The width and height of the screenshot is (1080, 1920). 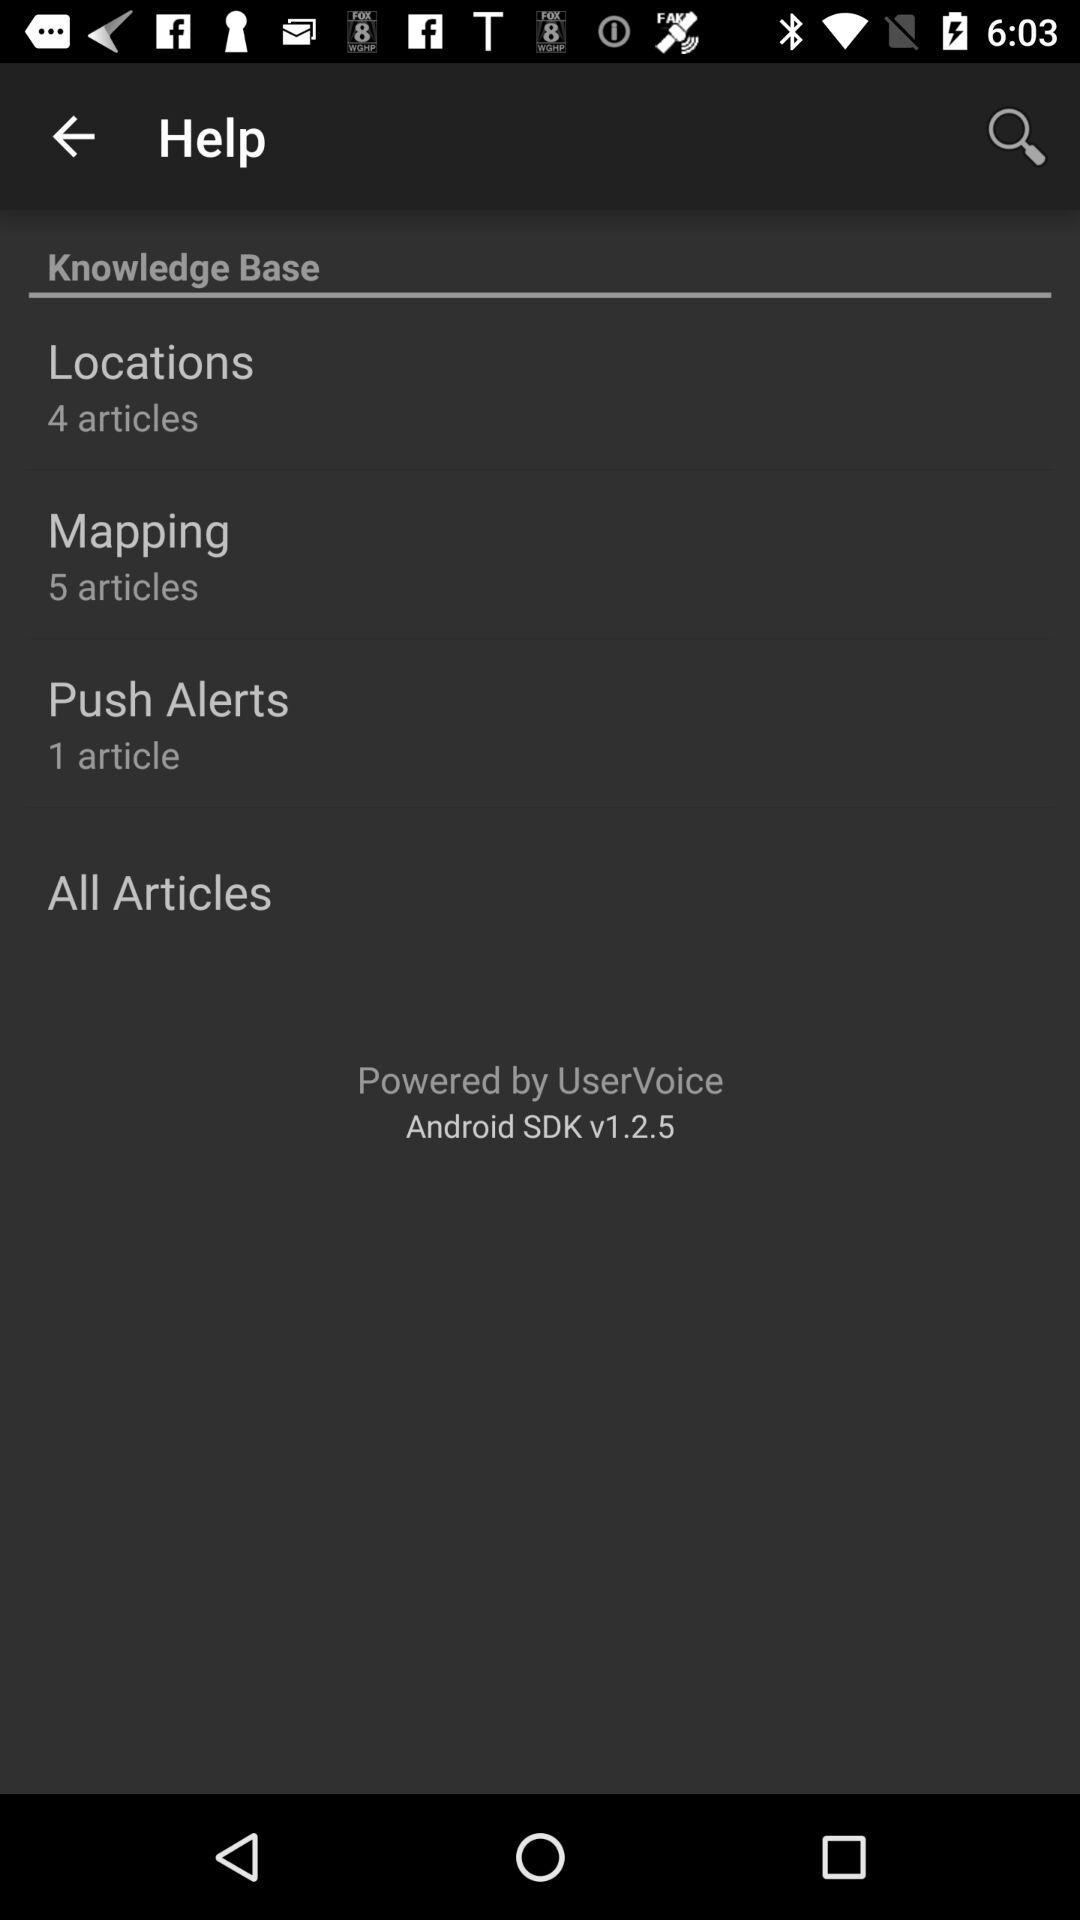 I want to click on android sdk v1, so click(x=540, y=1125).